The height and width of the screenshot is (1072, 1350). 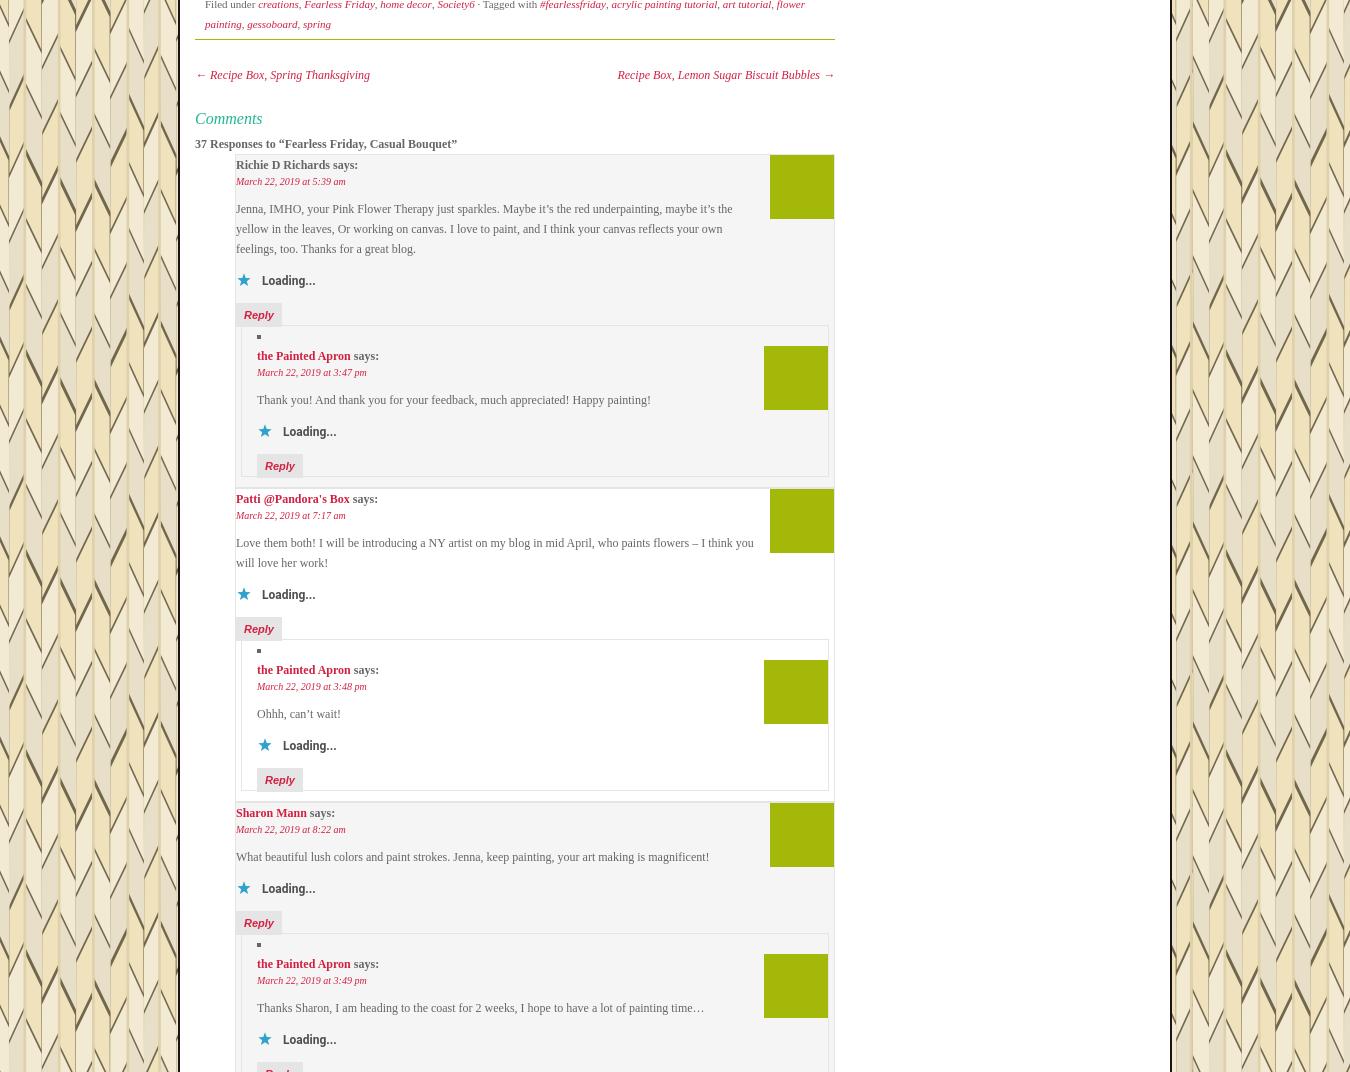 I want to click on 'Thanks Sharon, I am heading to the coast for 2 weeks, I hope to have a lot of painting time…', so click(x=479, y=1008).